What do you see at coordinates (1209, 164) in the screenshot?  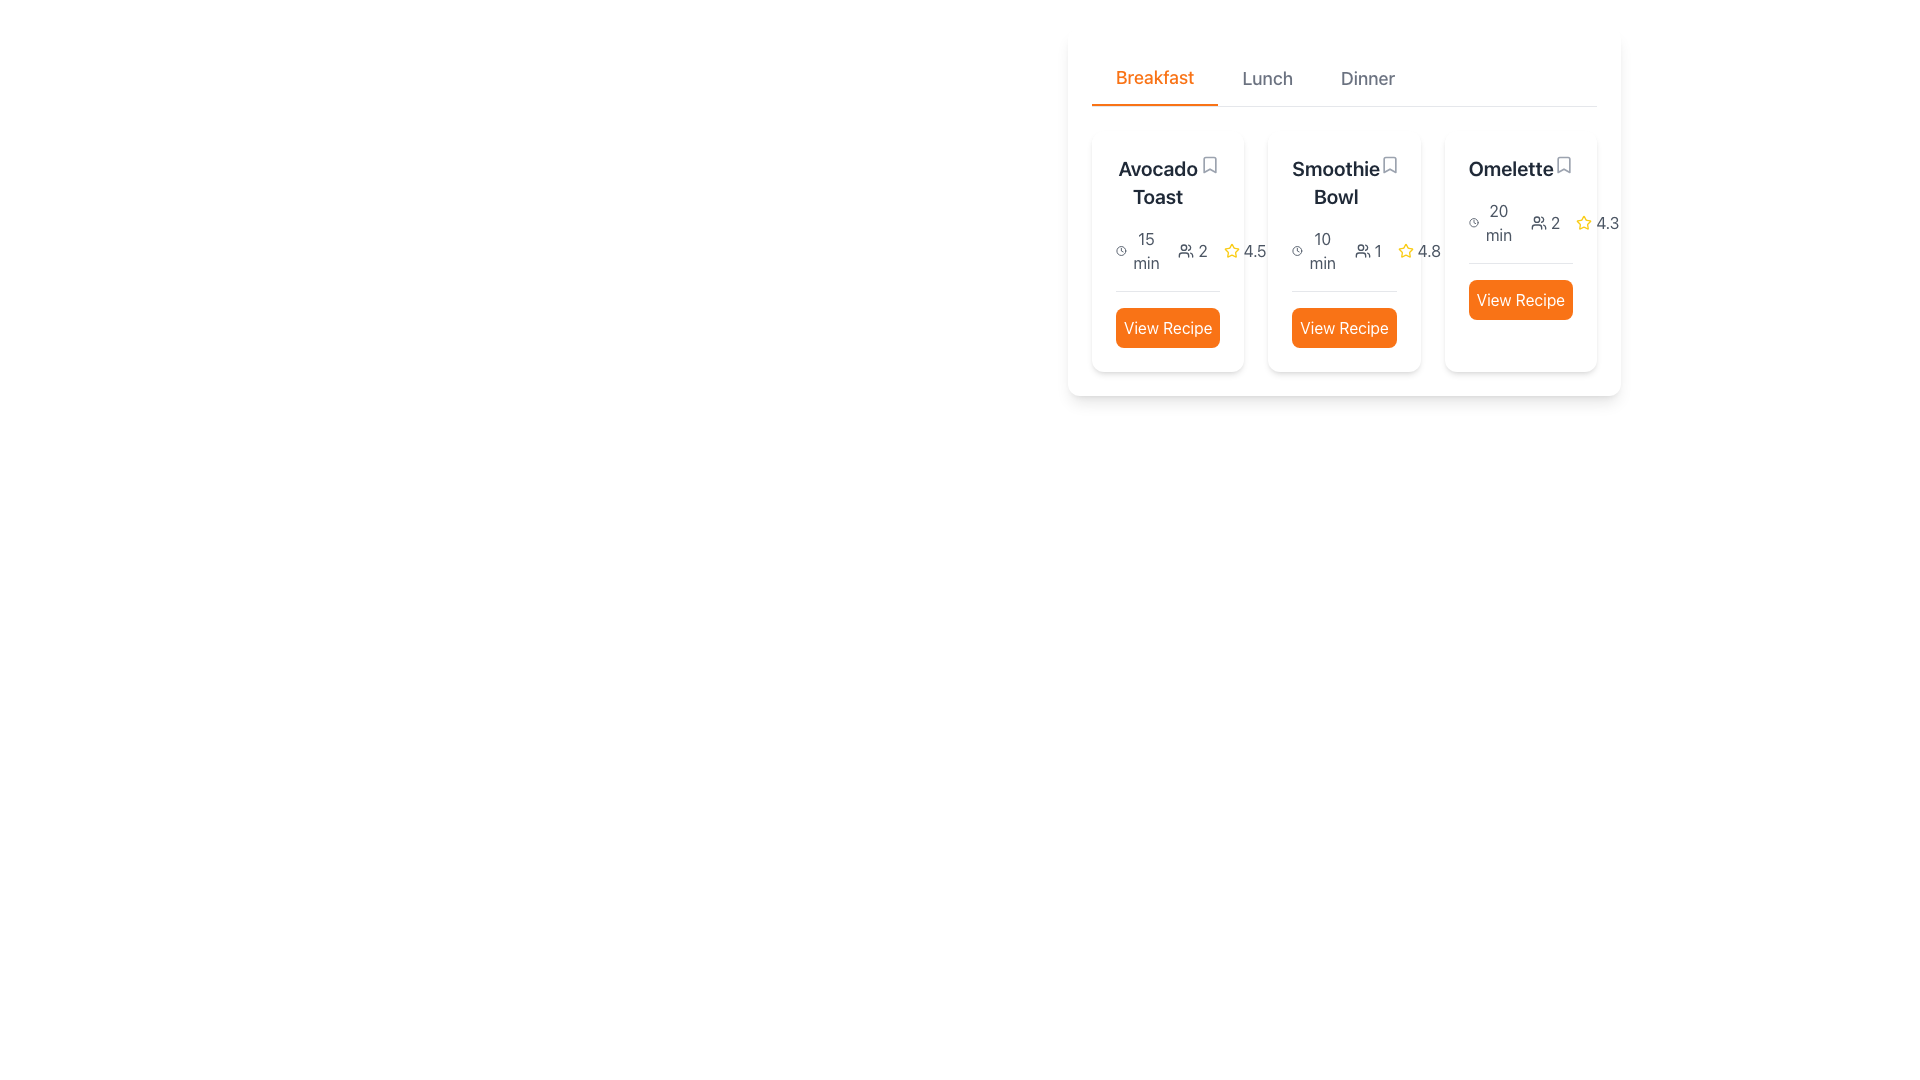 I see `the small bookmark icon located to the right of the 'Avocado Toast' title in the 'Breakfast' section of the food recipe card to bookmark it` at bounding box center [1209, 164].